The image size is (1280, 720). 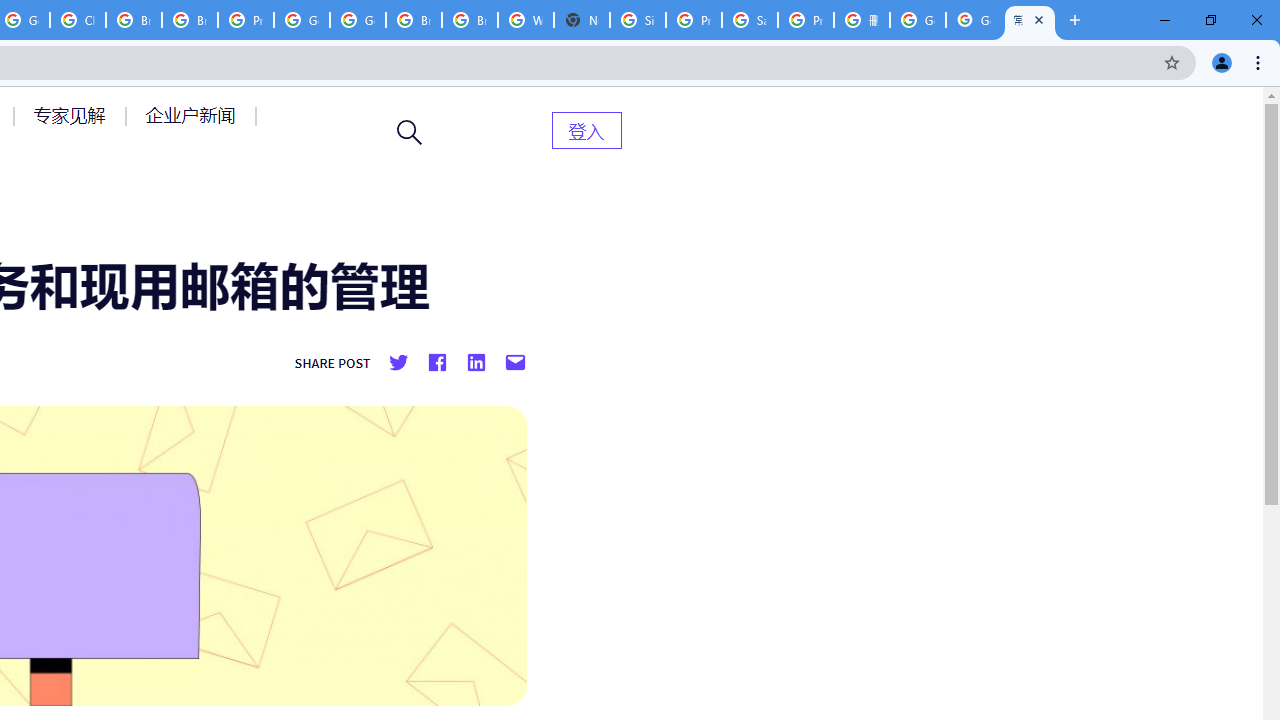 What do you see at coordinates (413, 20) in the screenshot?
I see `'Browse Chrome as a guest - Computer - Google Chrome Help'` at bounding box center [413, 20].